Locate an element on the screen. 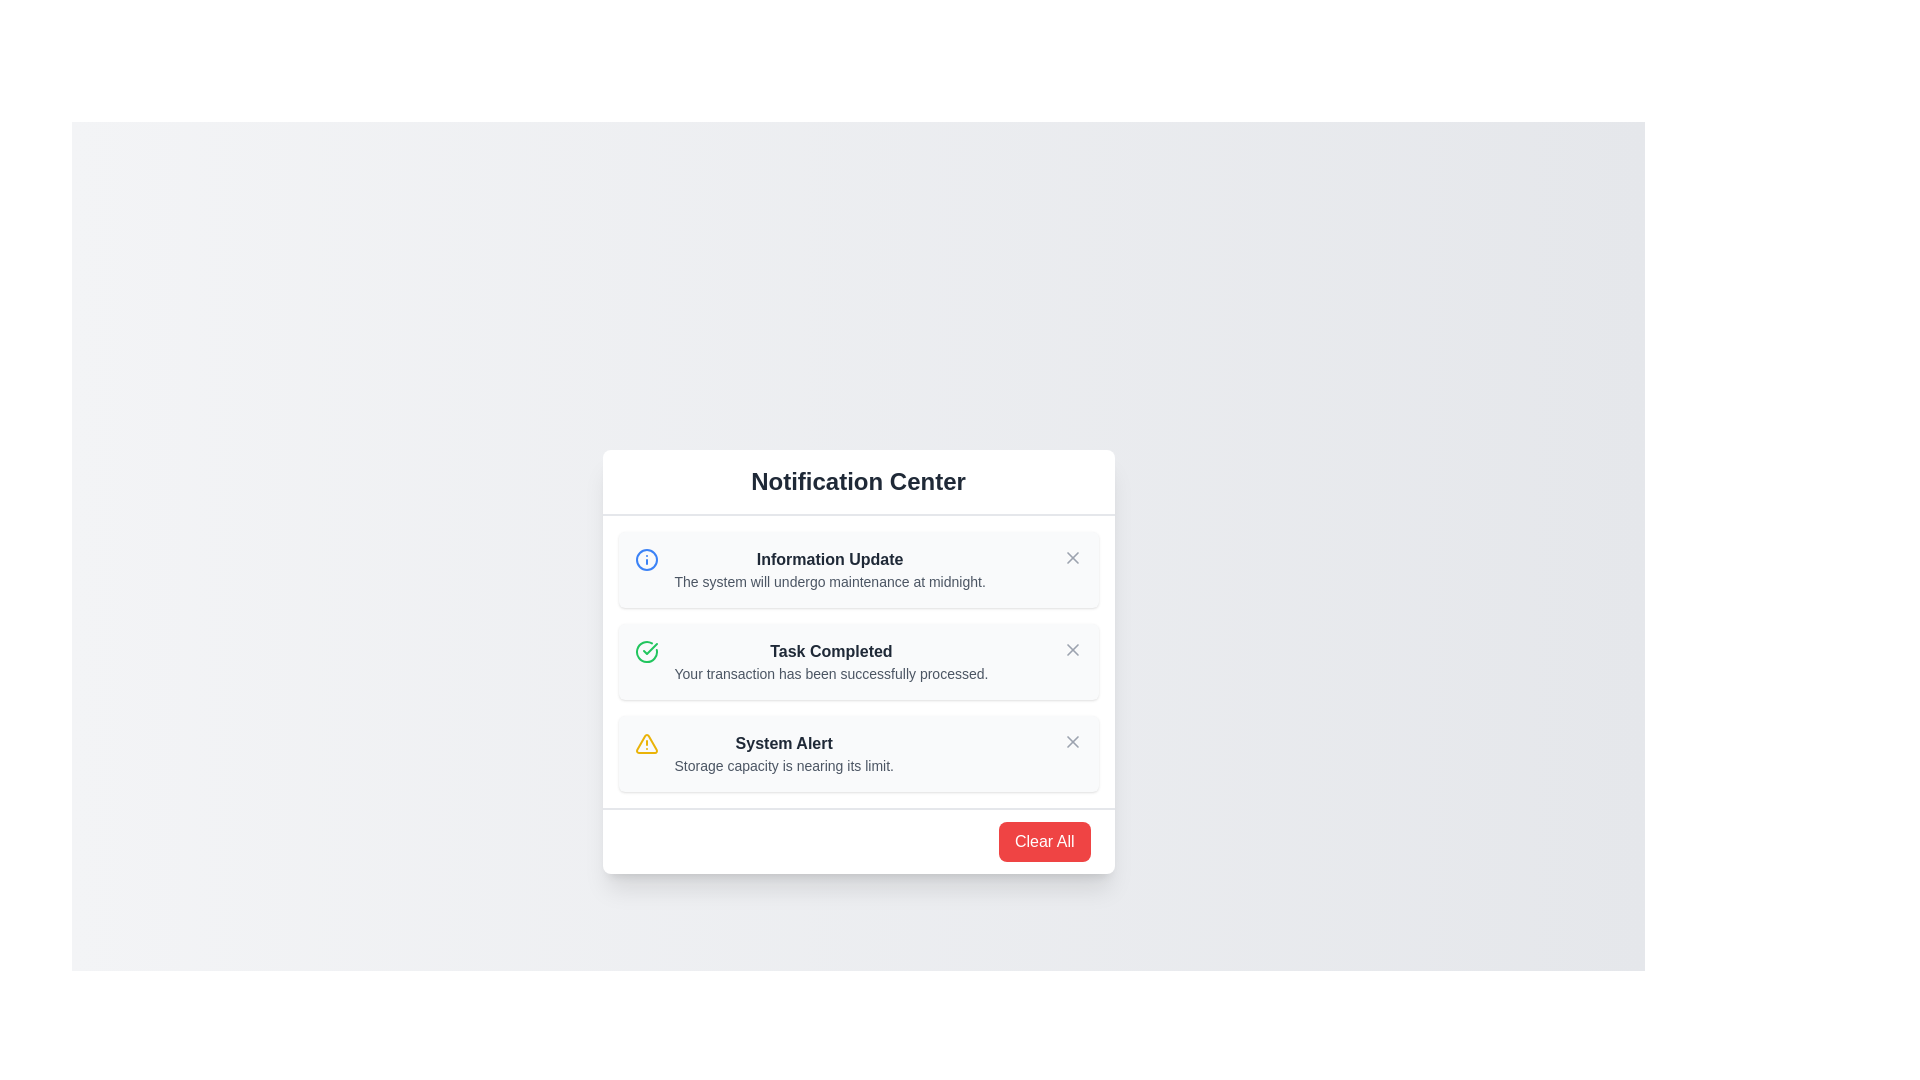 The height and width of the screenshot is (1080, 1920). the success indicator icon in the 'Task Completed' notification card located in the second row of the notification list is located at coordinates (646, 651).